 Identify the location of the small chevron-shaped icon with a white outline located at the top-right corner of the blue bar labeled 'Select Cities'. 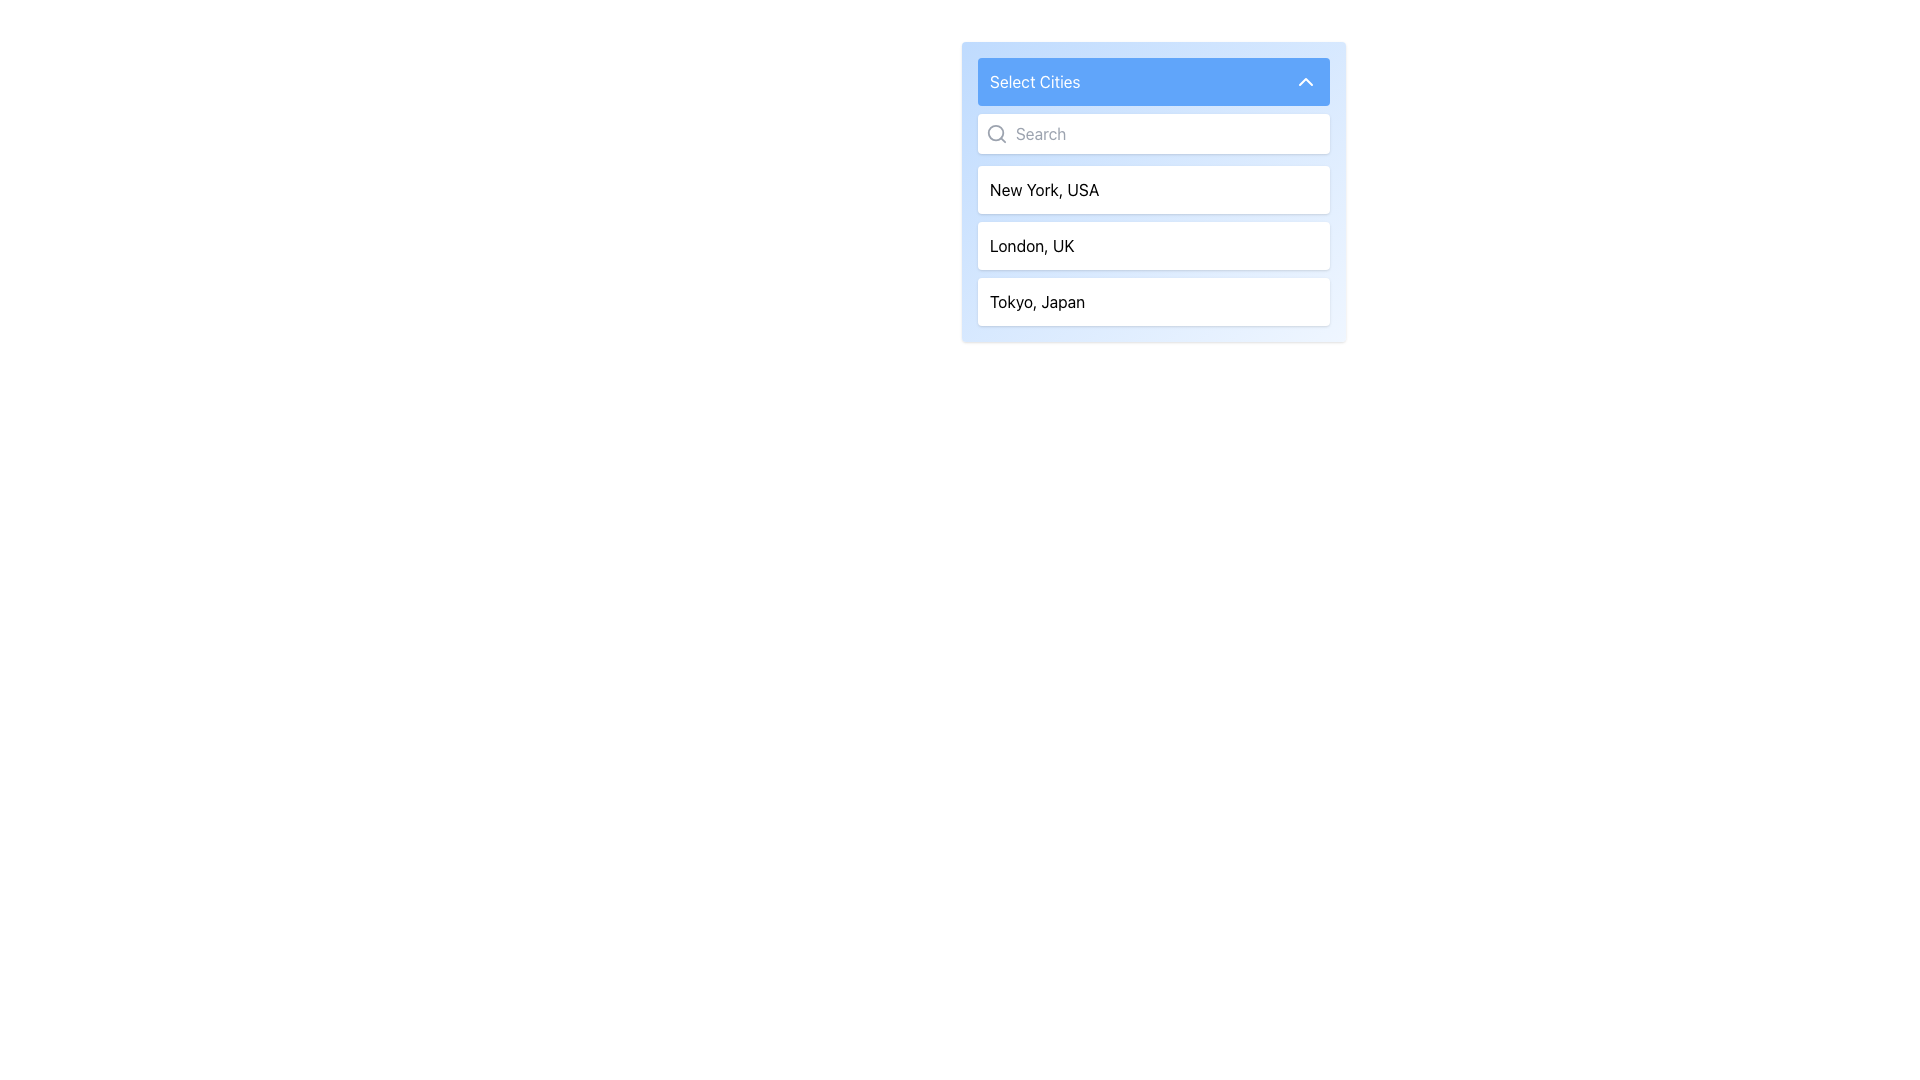
(1305, 80).